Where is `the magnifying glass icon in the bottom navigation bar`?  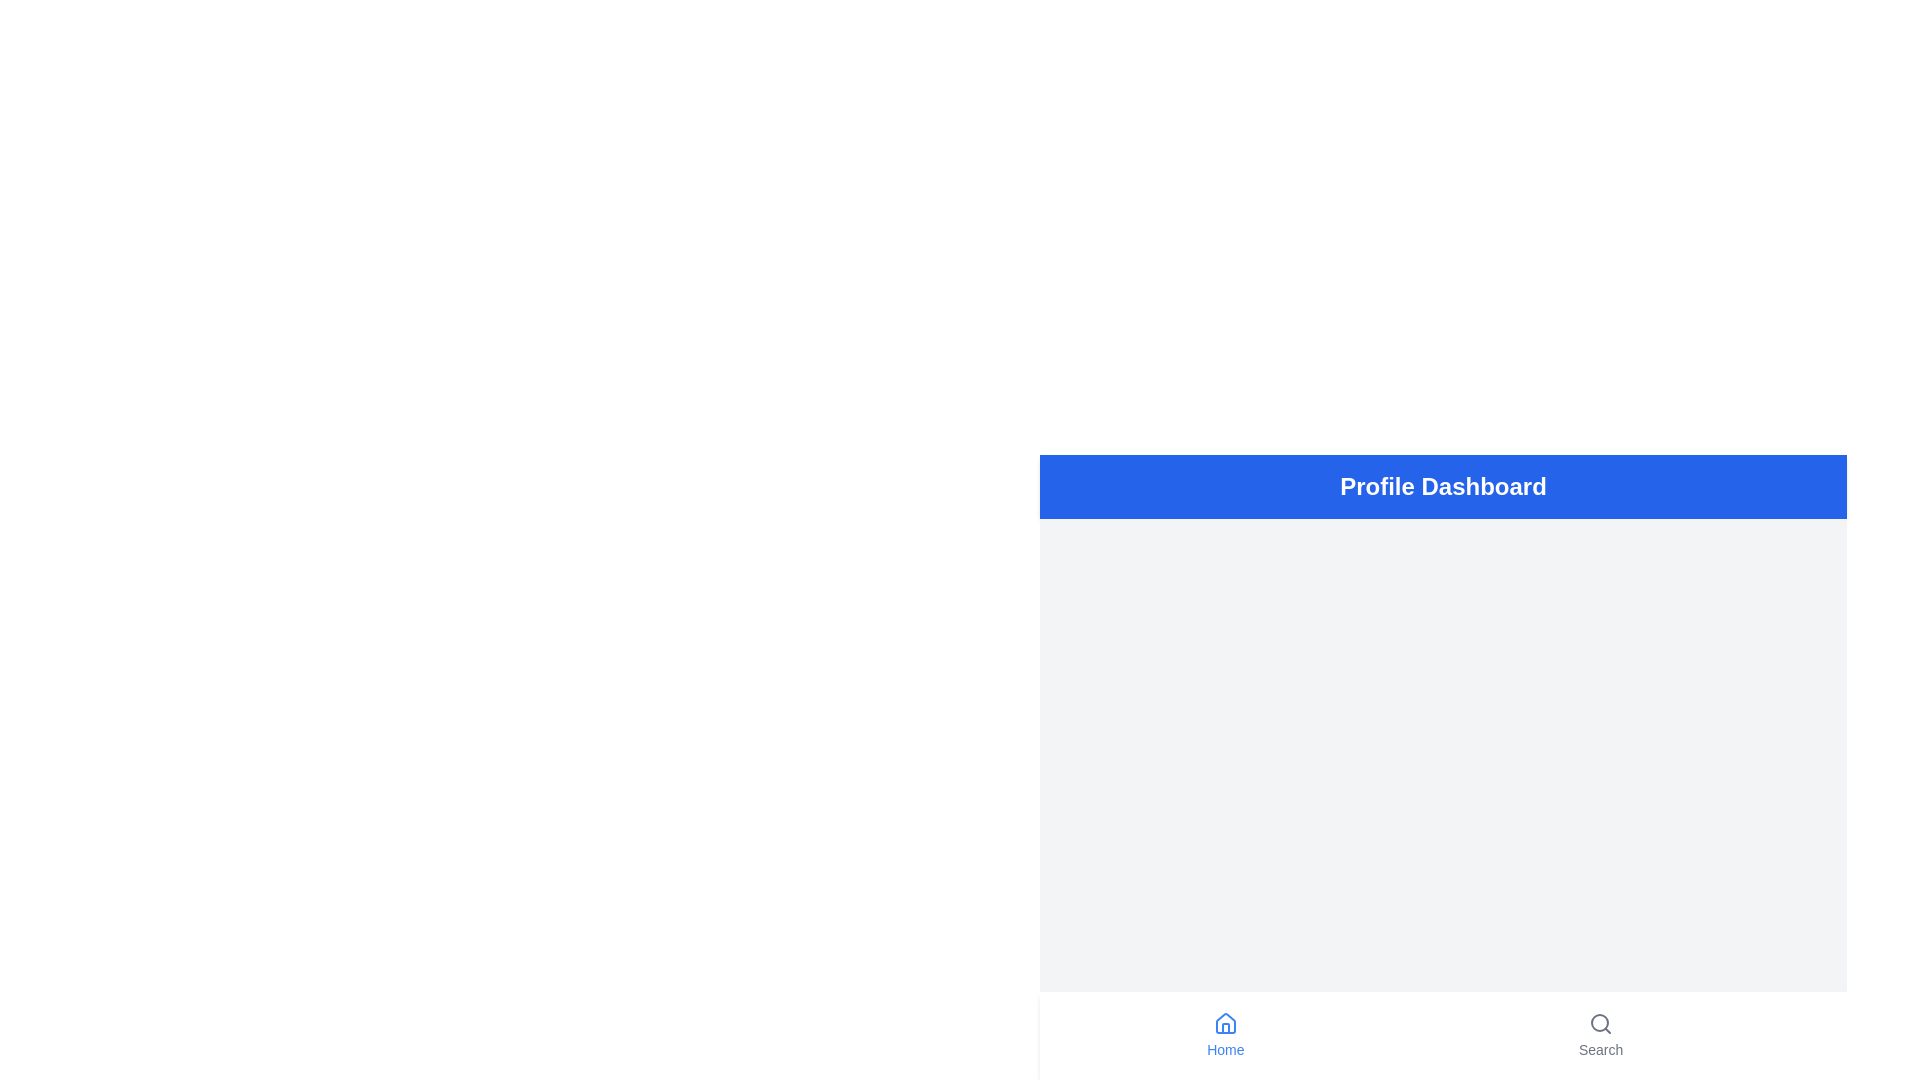 the magnifying glass icon in the bottom navigation bar is located at coordinates (1601, 1023).